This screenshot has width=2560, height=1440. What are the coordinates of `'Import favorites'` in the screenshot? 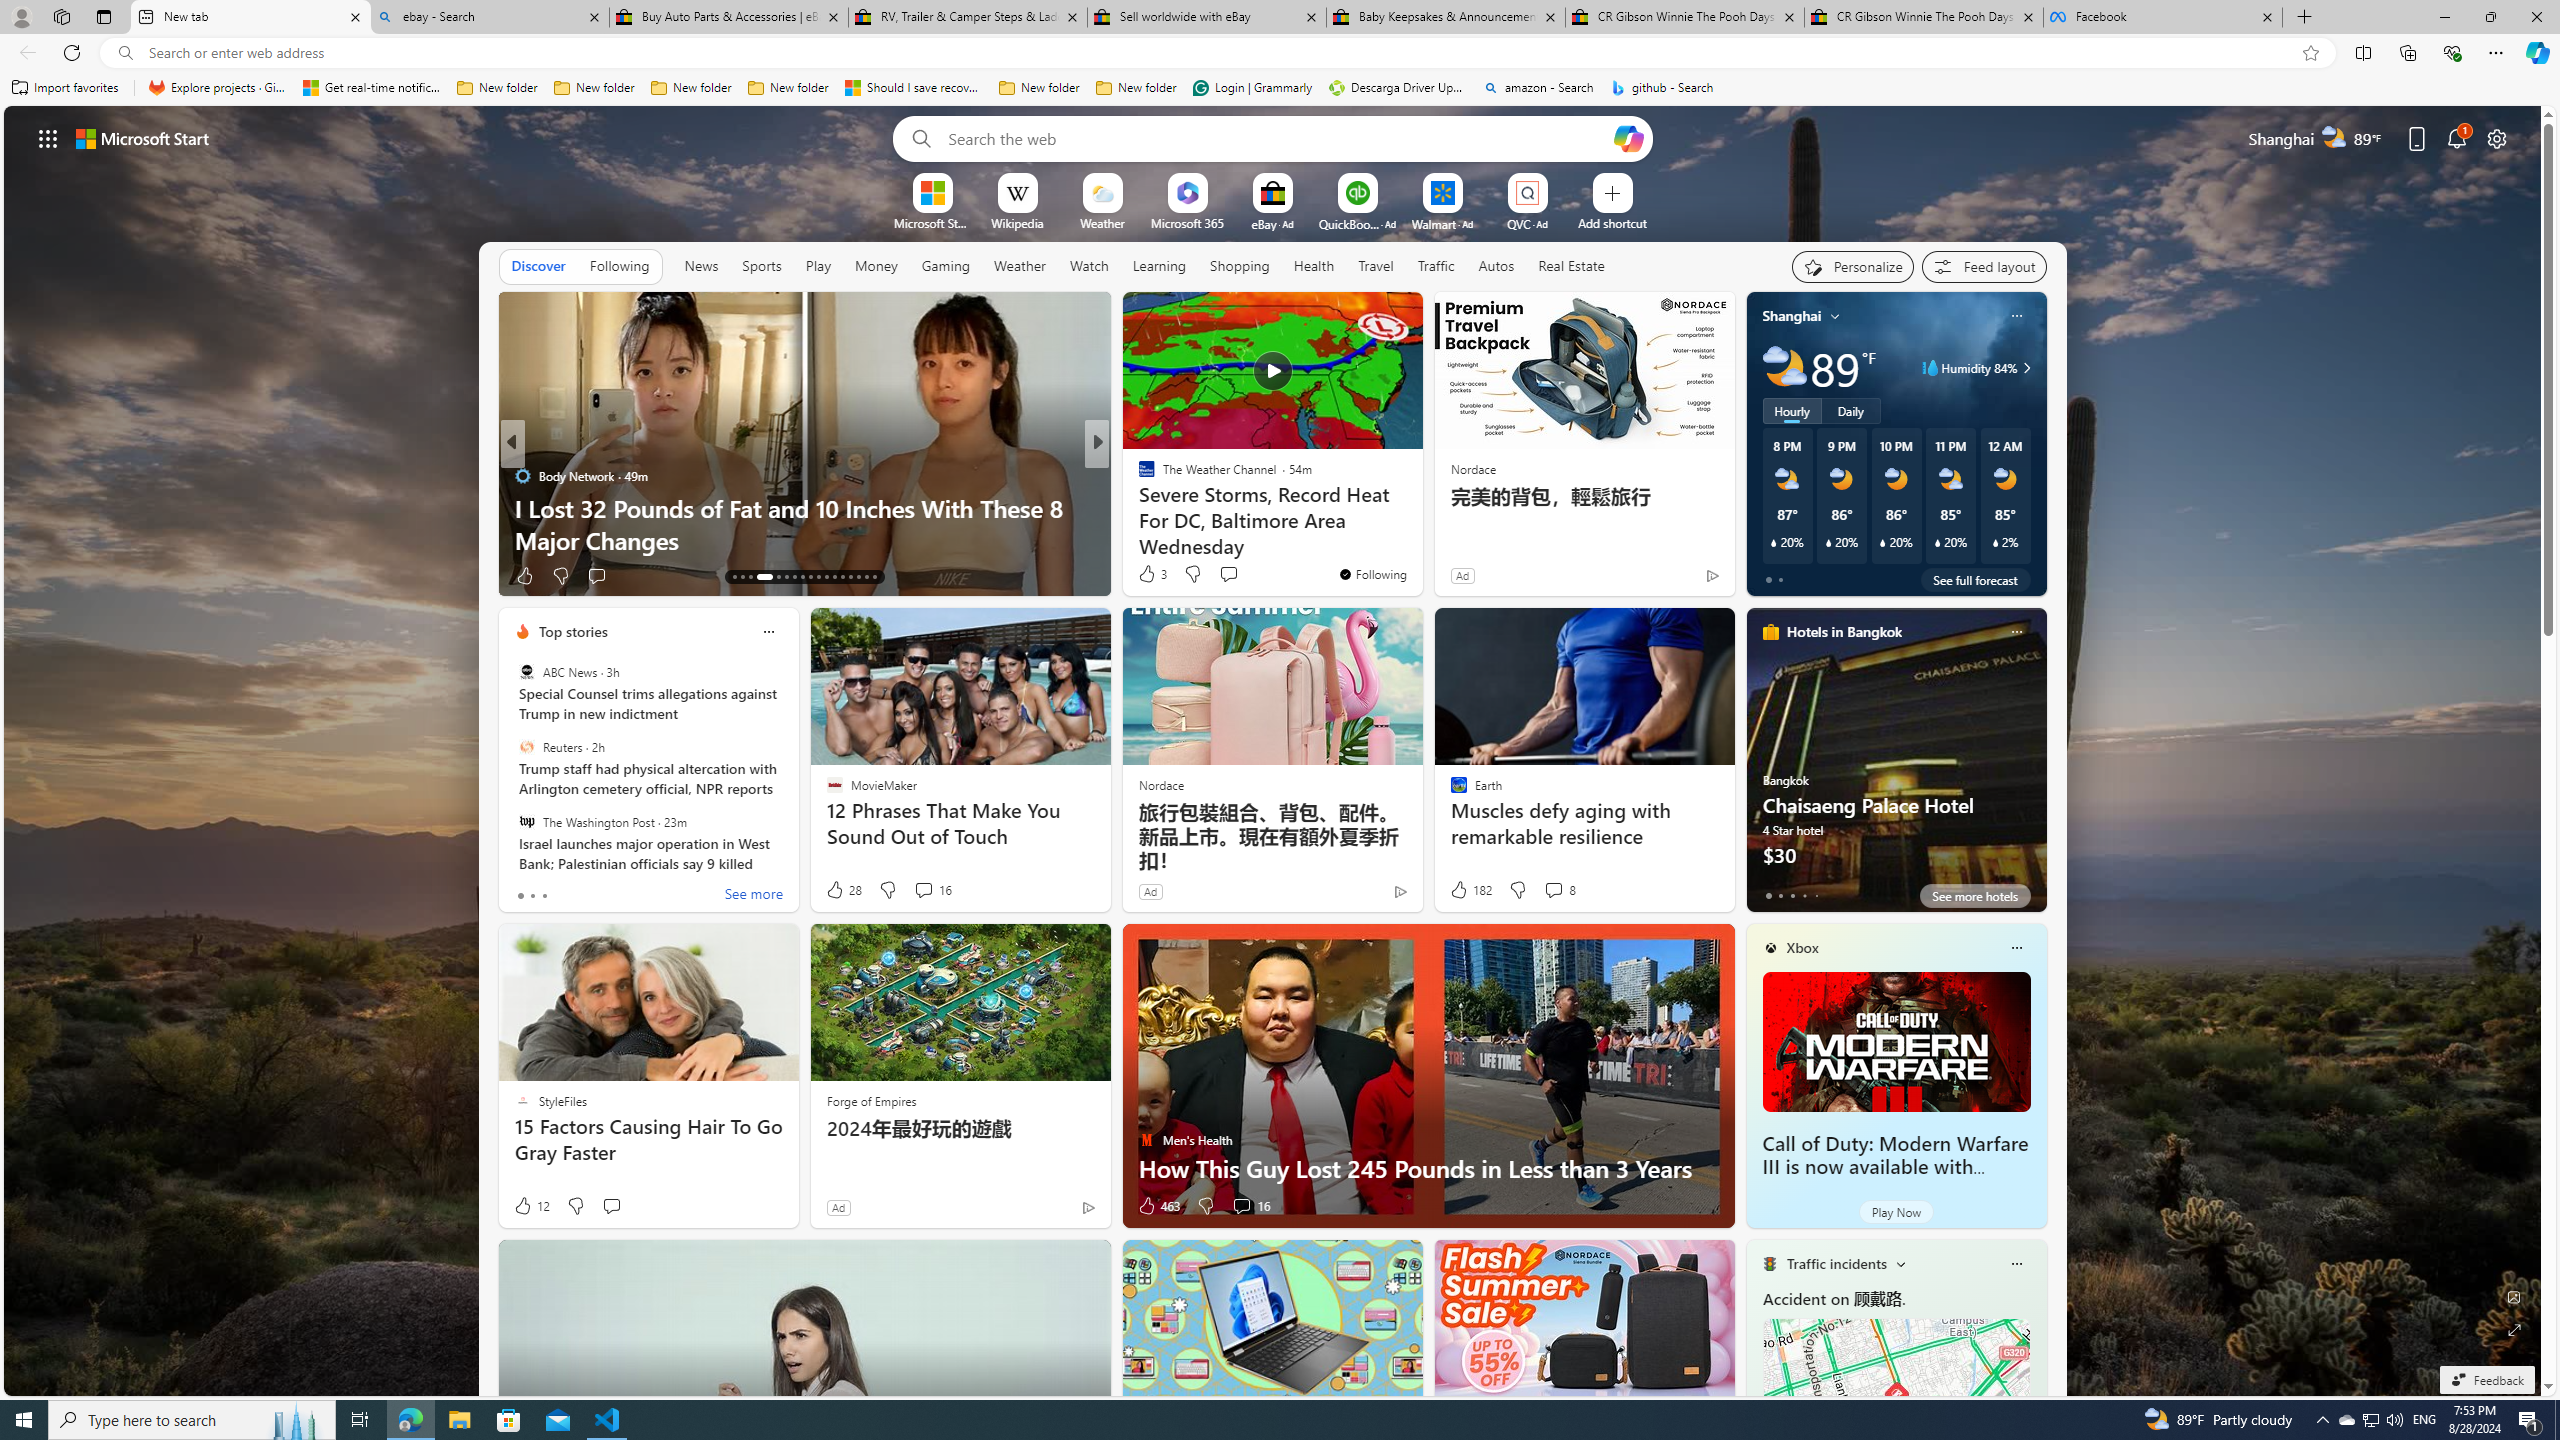 It's located at (65, 87).